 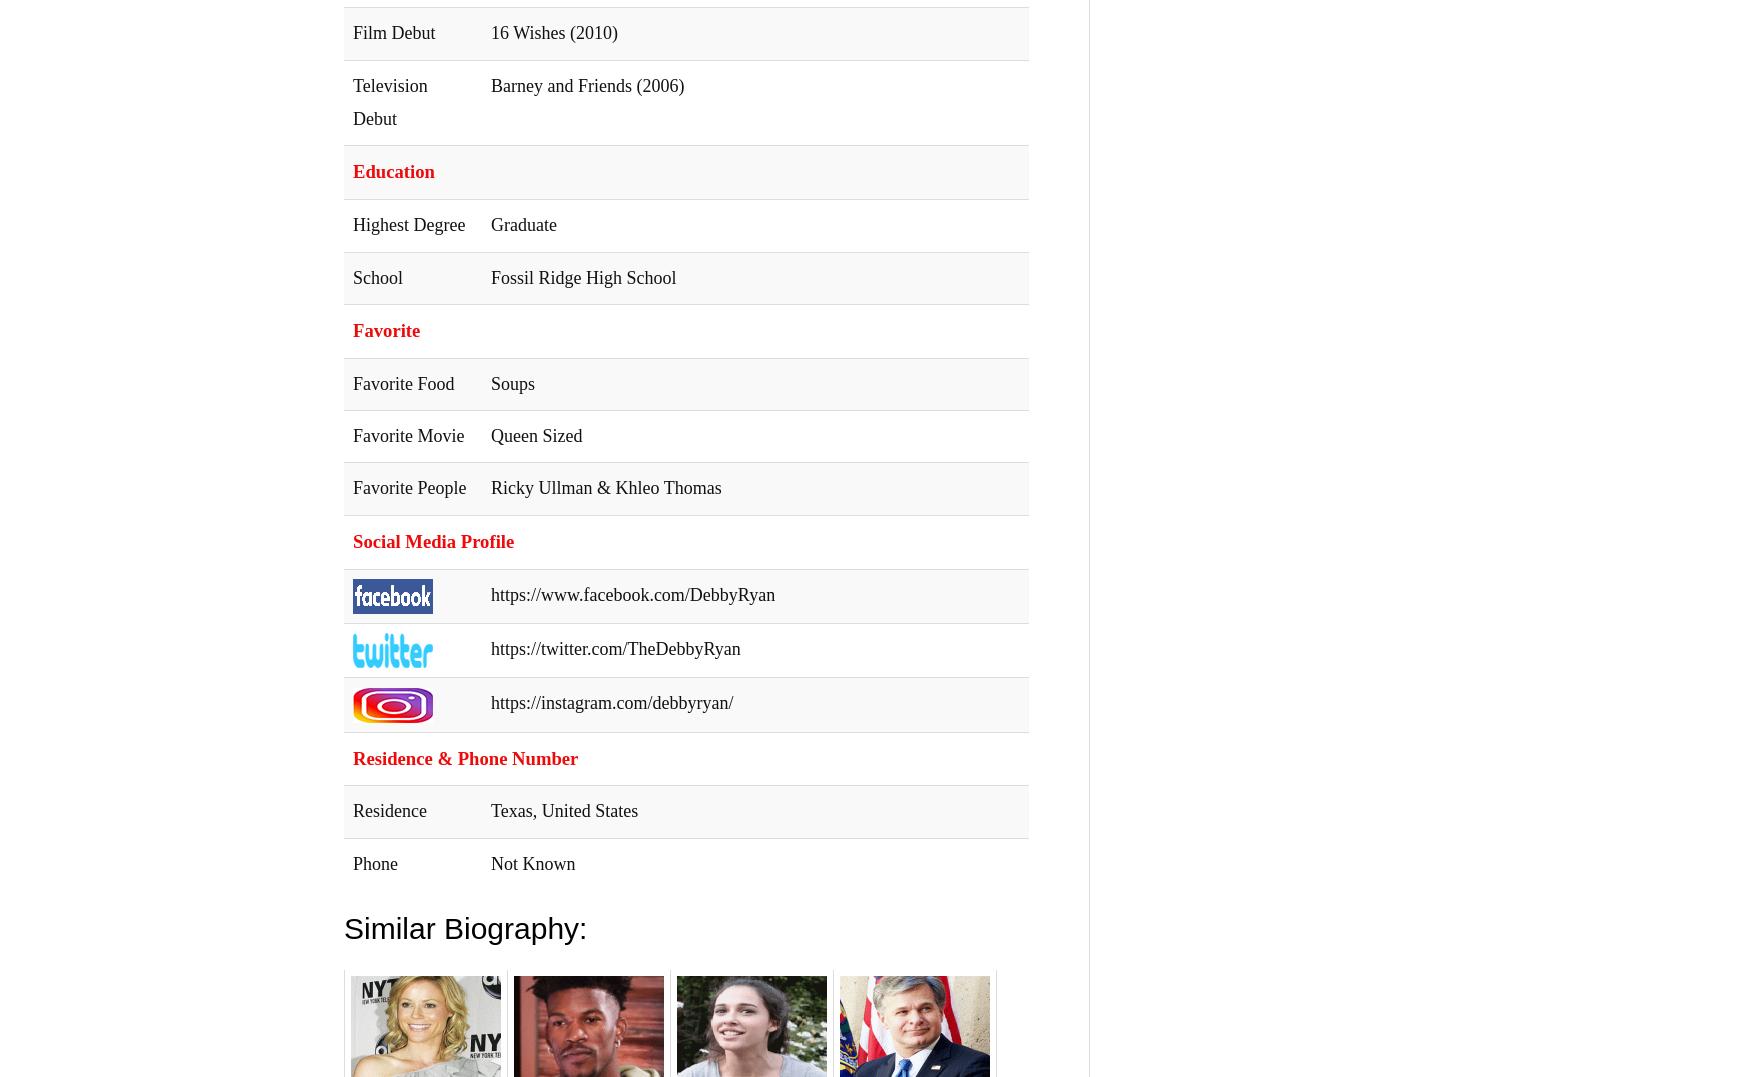 I want to click on 'Film Debut', so click(x=353, y=31).